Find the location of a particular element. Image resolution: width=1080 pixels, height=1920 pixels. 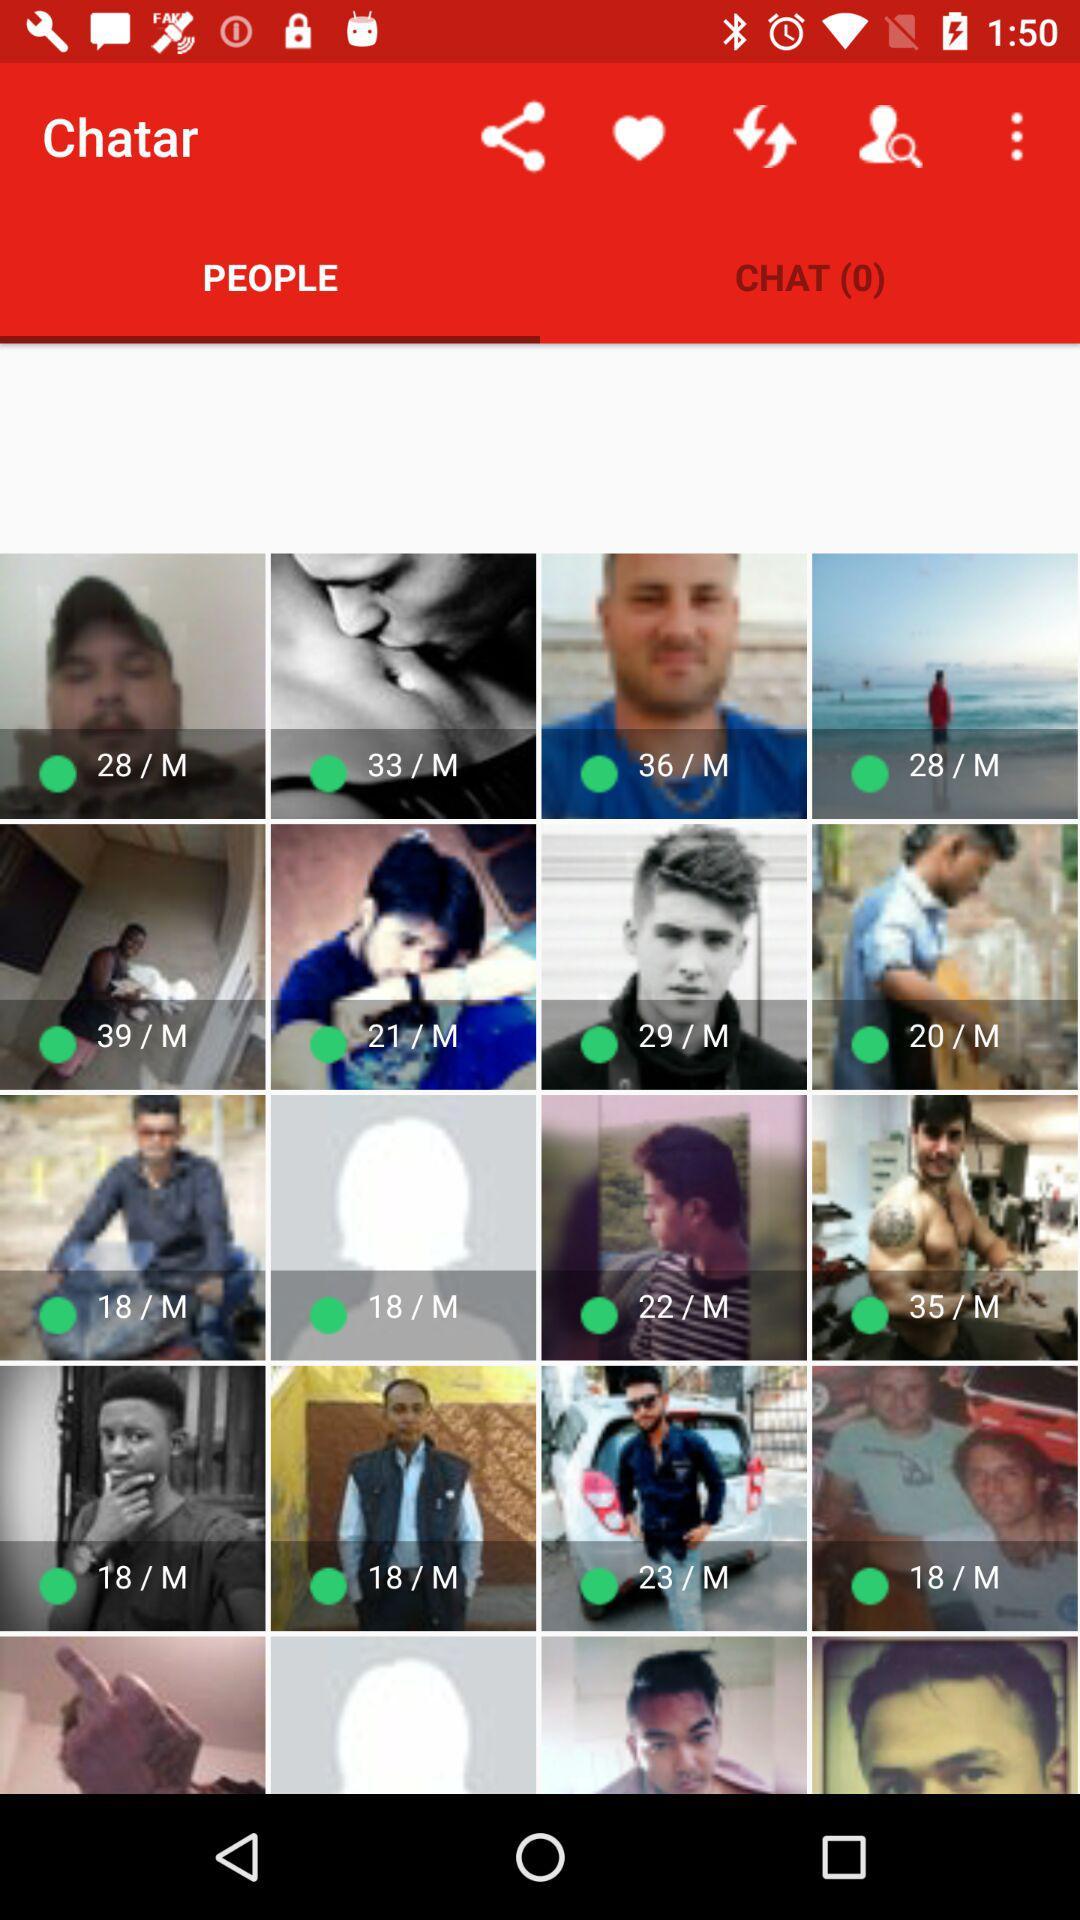

the people app is located at coordinates (270, 275).